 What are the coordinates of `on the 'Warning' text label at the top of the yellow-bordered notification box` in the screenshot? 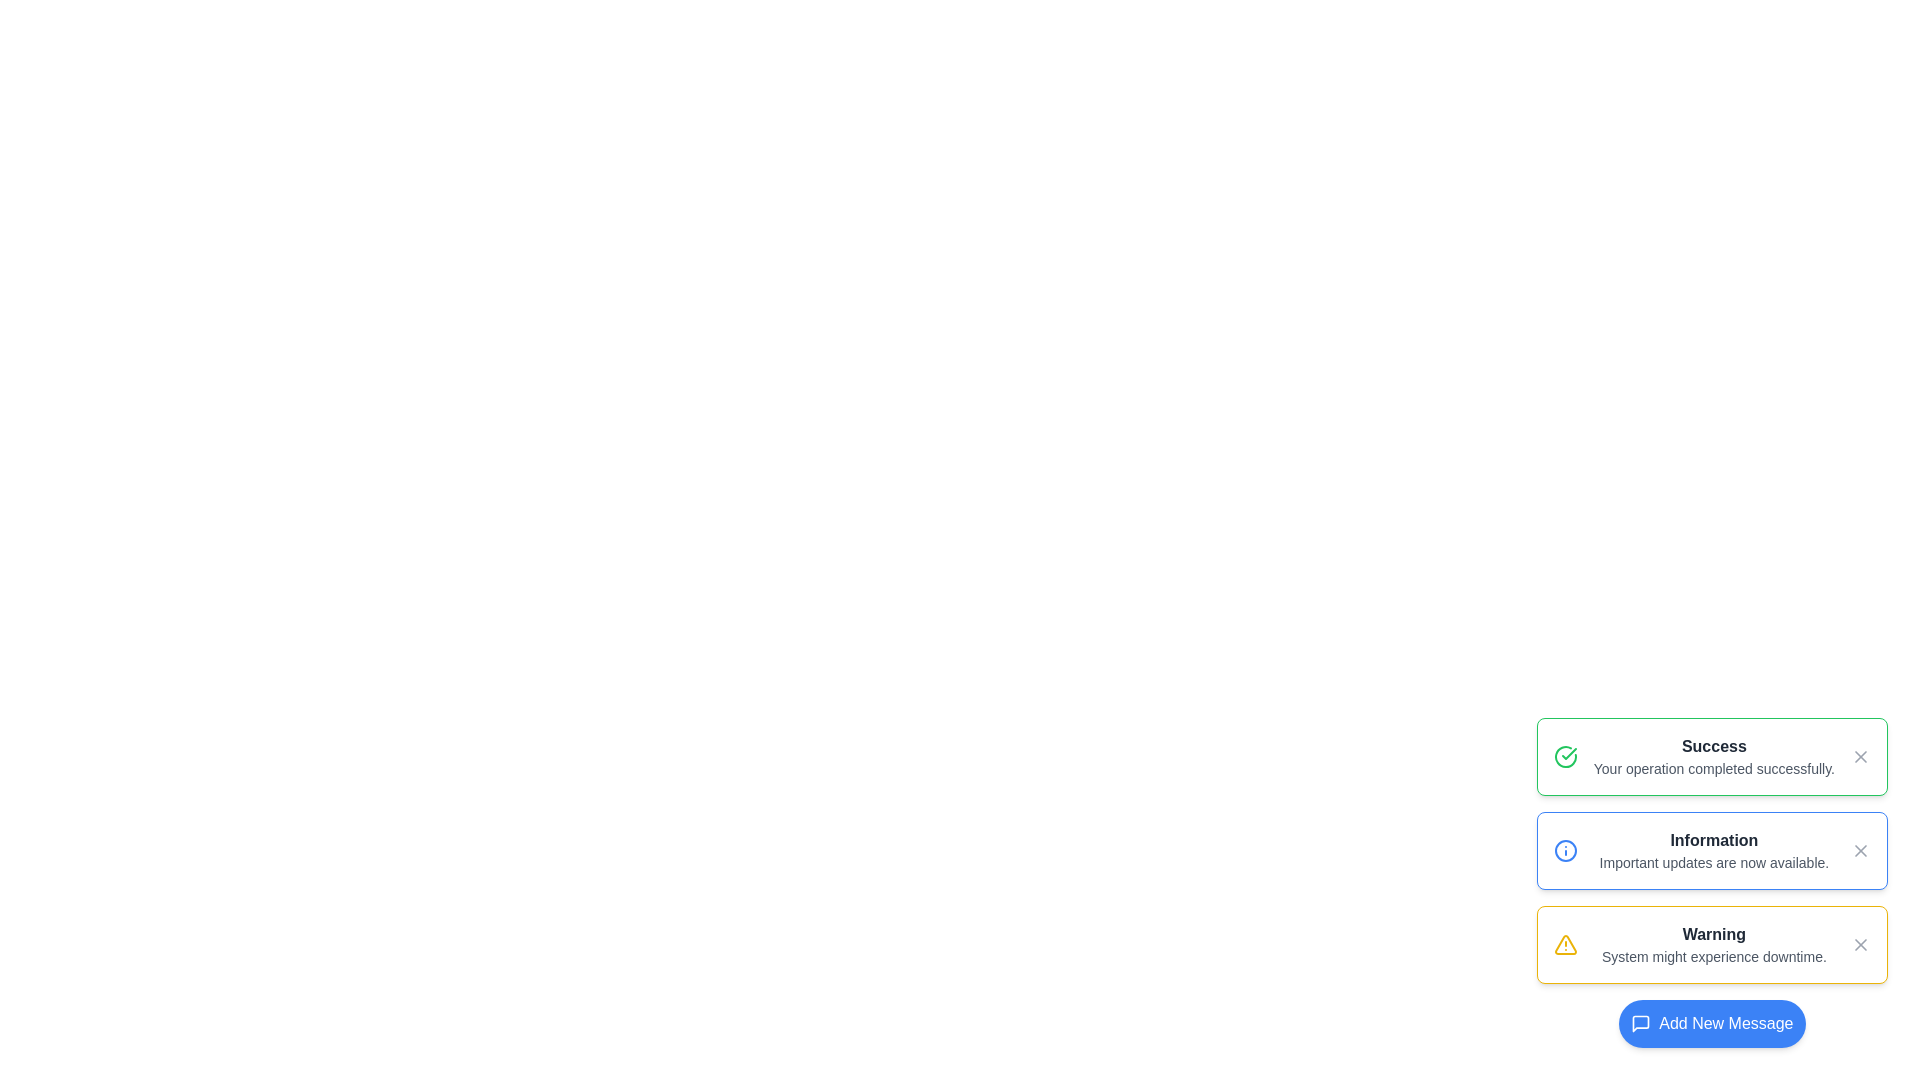 It's located at (1713, 934).